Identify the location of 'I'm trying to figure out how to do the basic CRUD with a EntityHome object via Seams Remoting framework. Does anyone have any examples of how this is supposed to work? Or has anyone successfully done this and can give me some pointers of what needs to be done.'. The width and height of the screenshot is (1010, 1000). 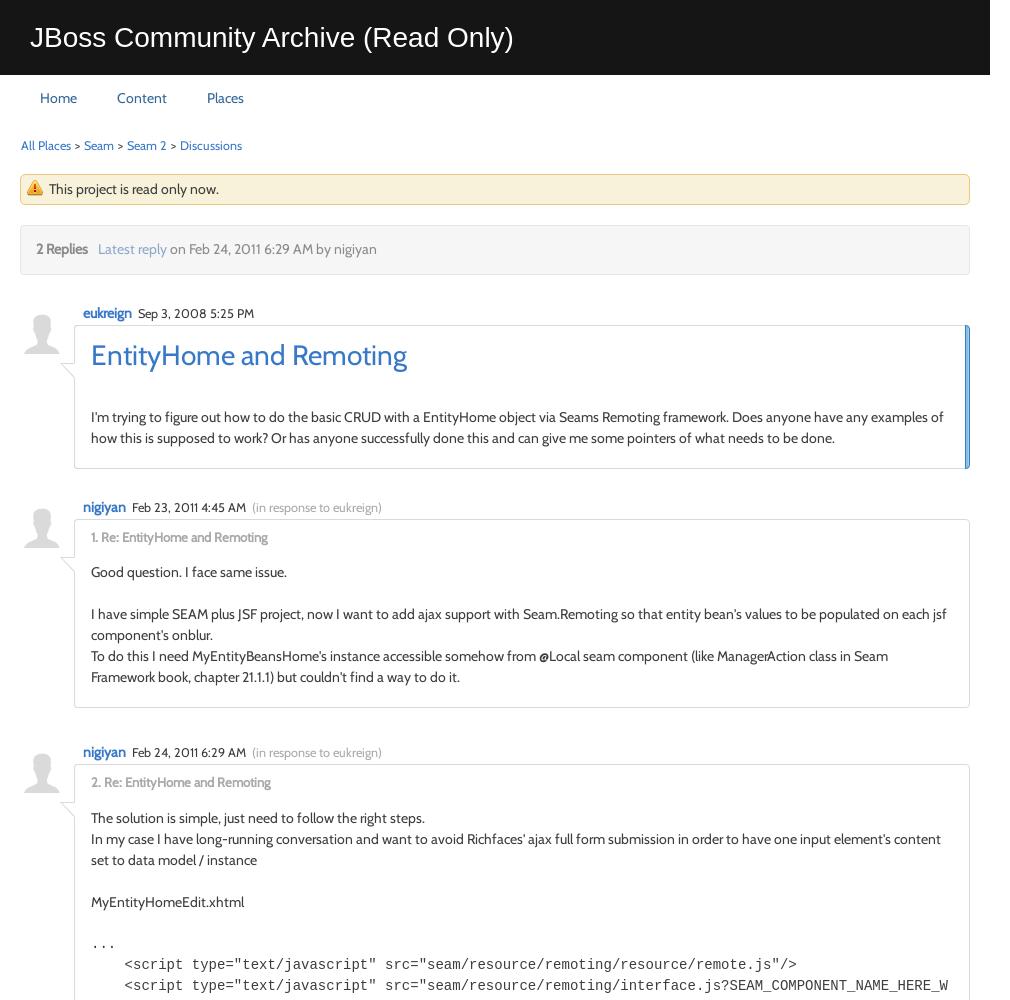
(516, 426).